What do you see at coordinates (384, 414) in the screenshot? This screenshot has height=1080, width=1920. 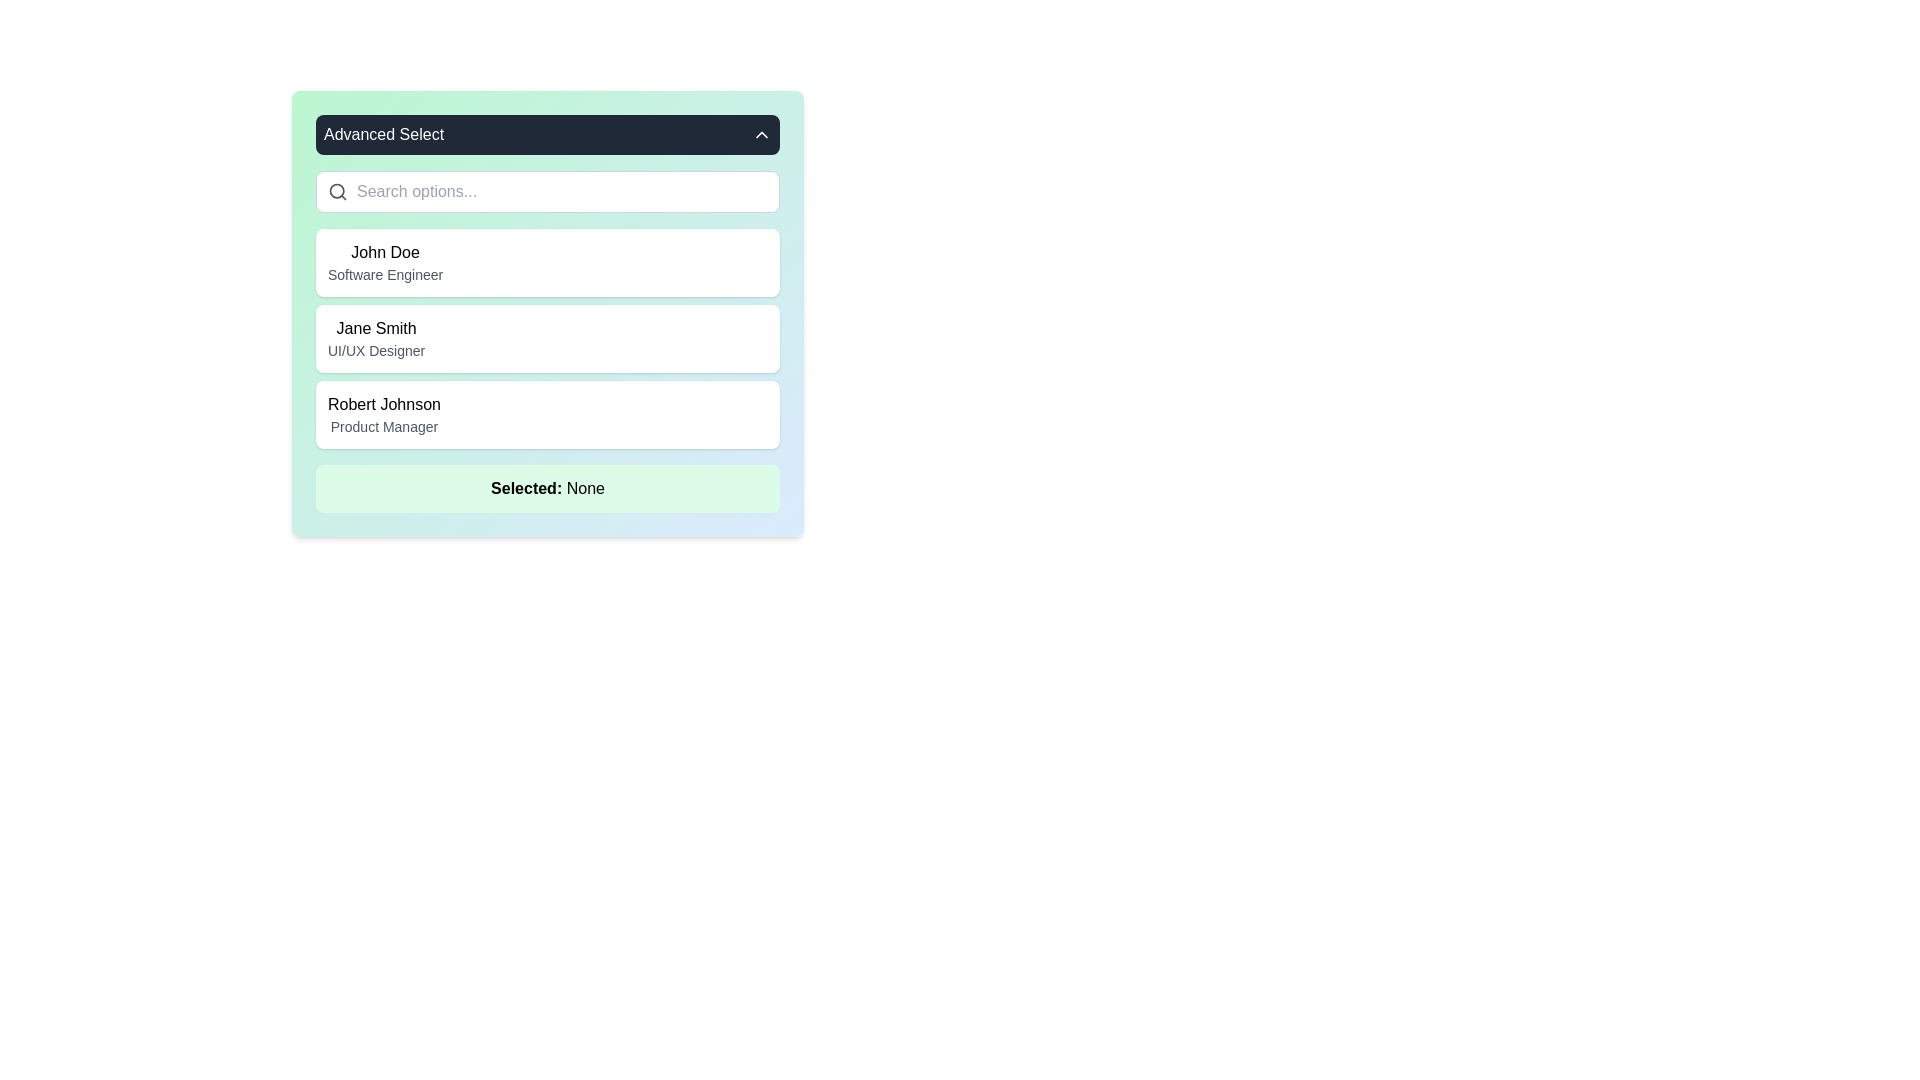 I see `the text element displaying 'Robert Johnson'` at bounding box center [384, 414].